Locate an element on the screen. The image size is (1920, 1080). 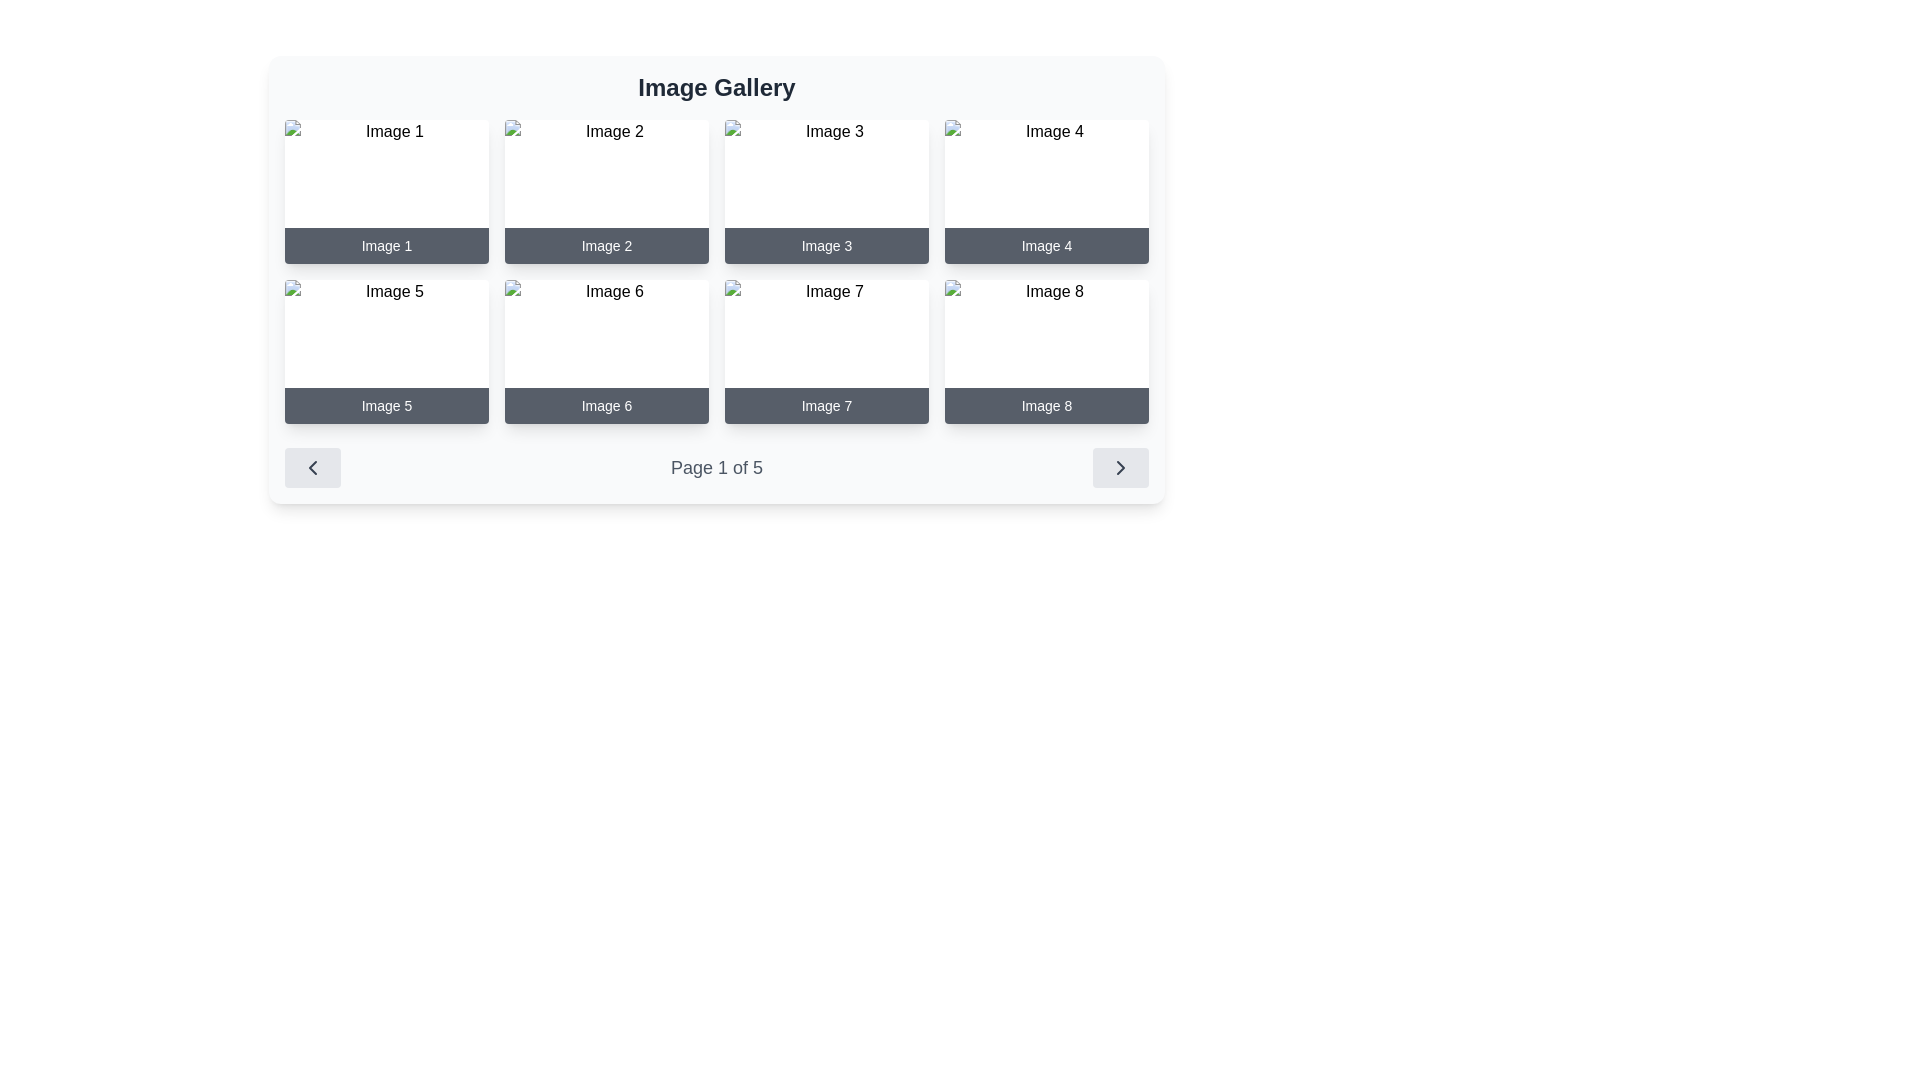
the card representing an item is located at coordinates (826, 350).